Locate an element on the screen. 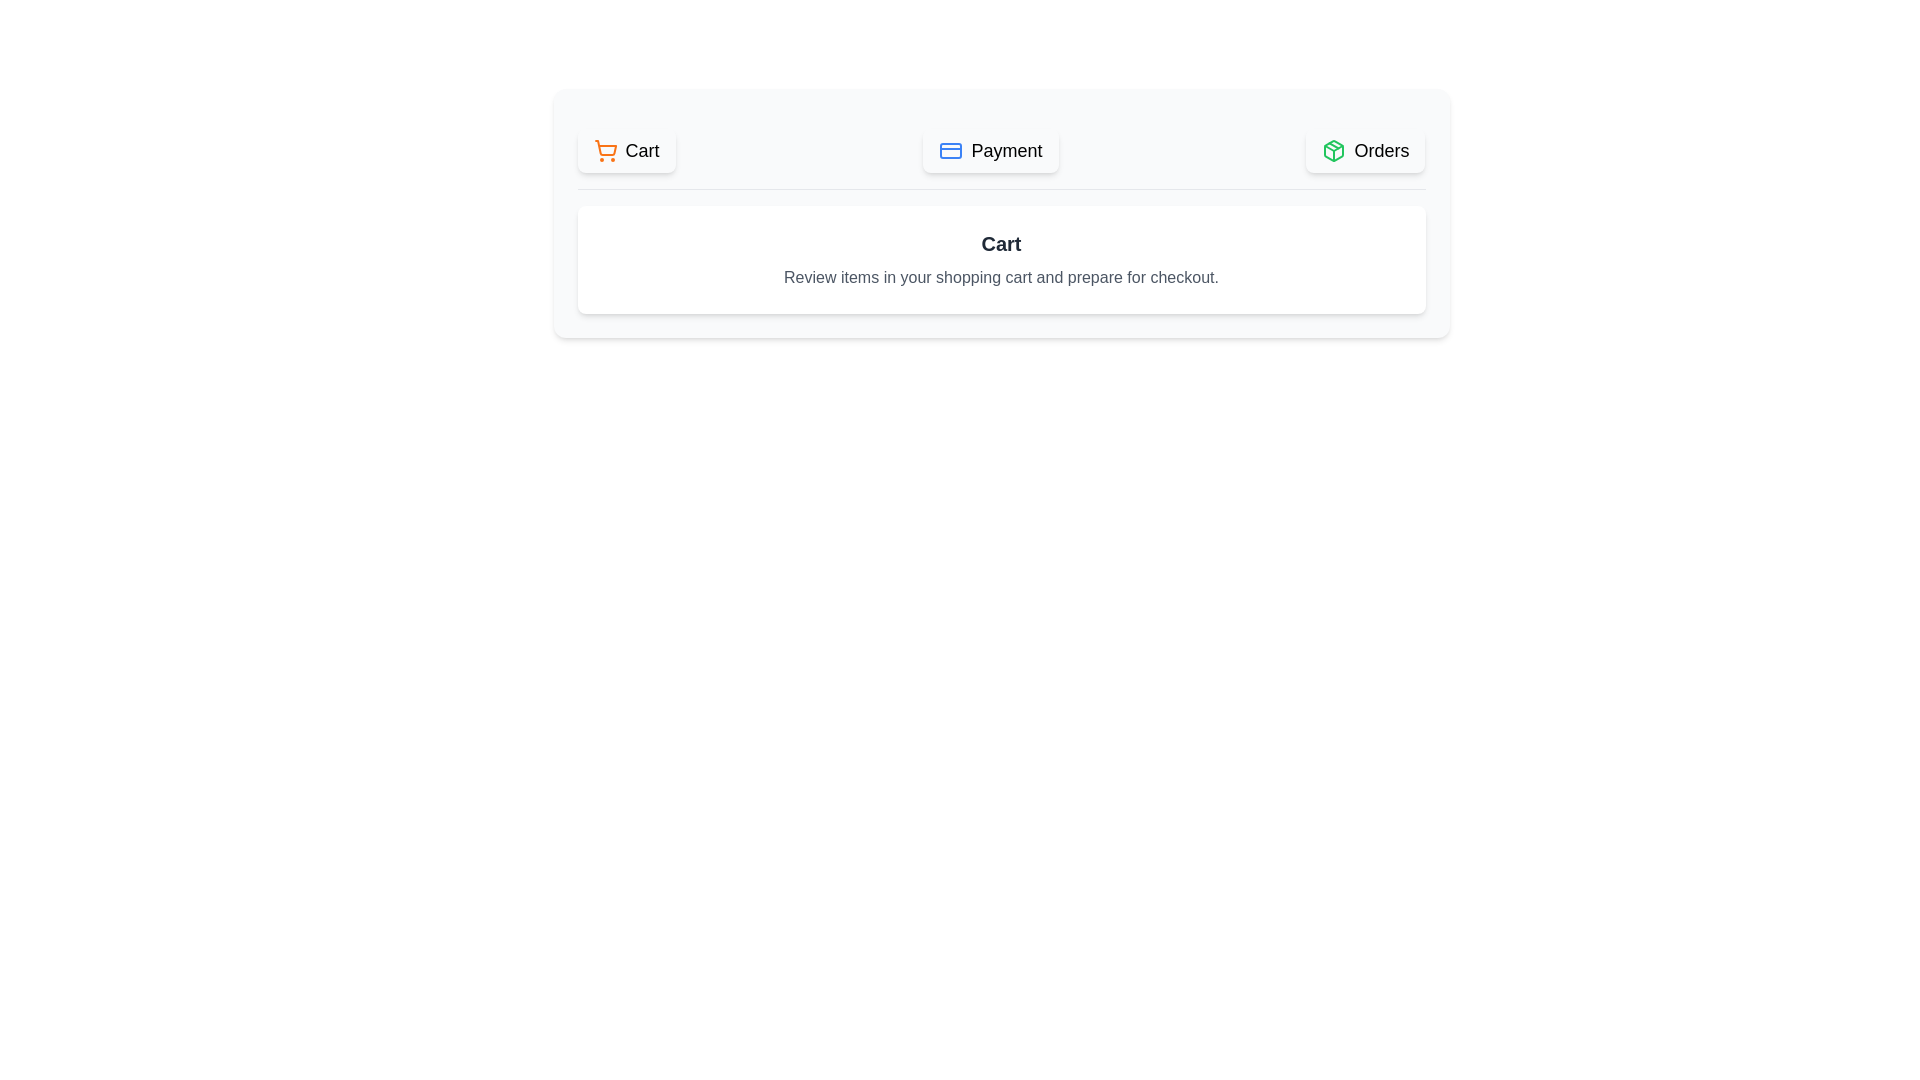 The width and height of the screenshot is (1920, 1080). the Payment tab by clicking on it is located at coordinates (990, 149).